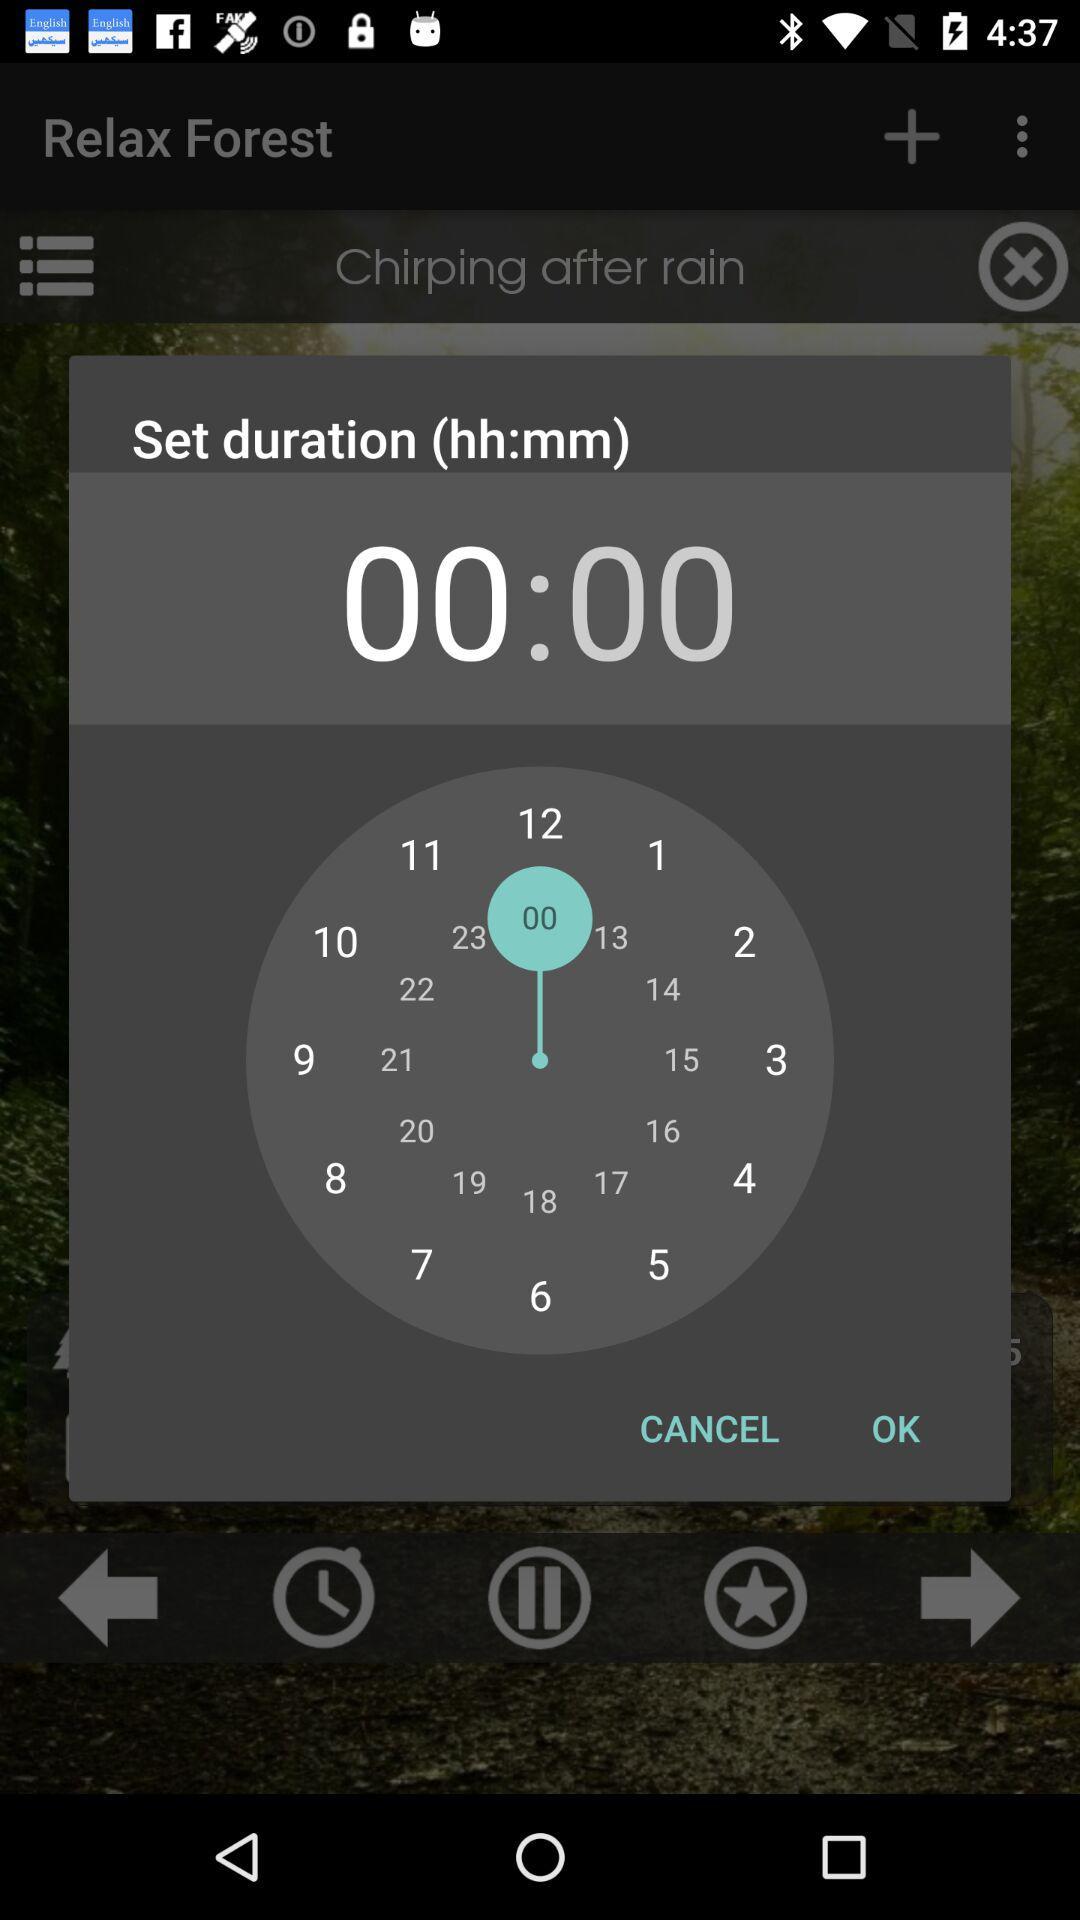 The width and height of the screenshot is (1080, 1920). What do you see at coordinates (708, 1427) in the screenshot?
I see `the item at the bottom` at bounding box center [708, 1427].